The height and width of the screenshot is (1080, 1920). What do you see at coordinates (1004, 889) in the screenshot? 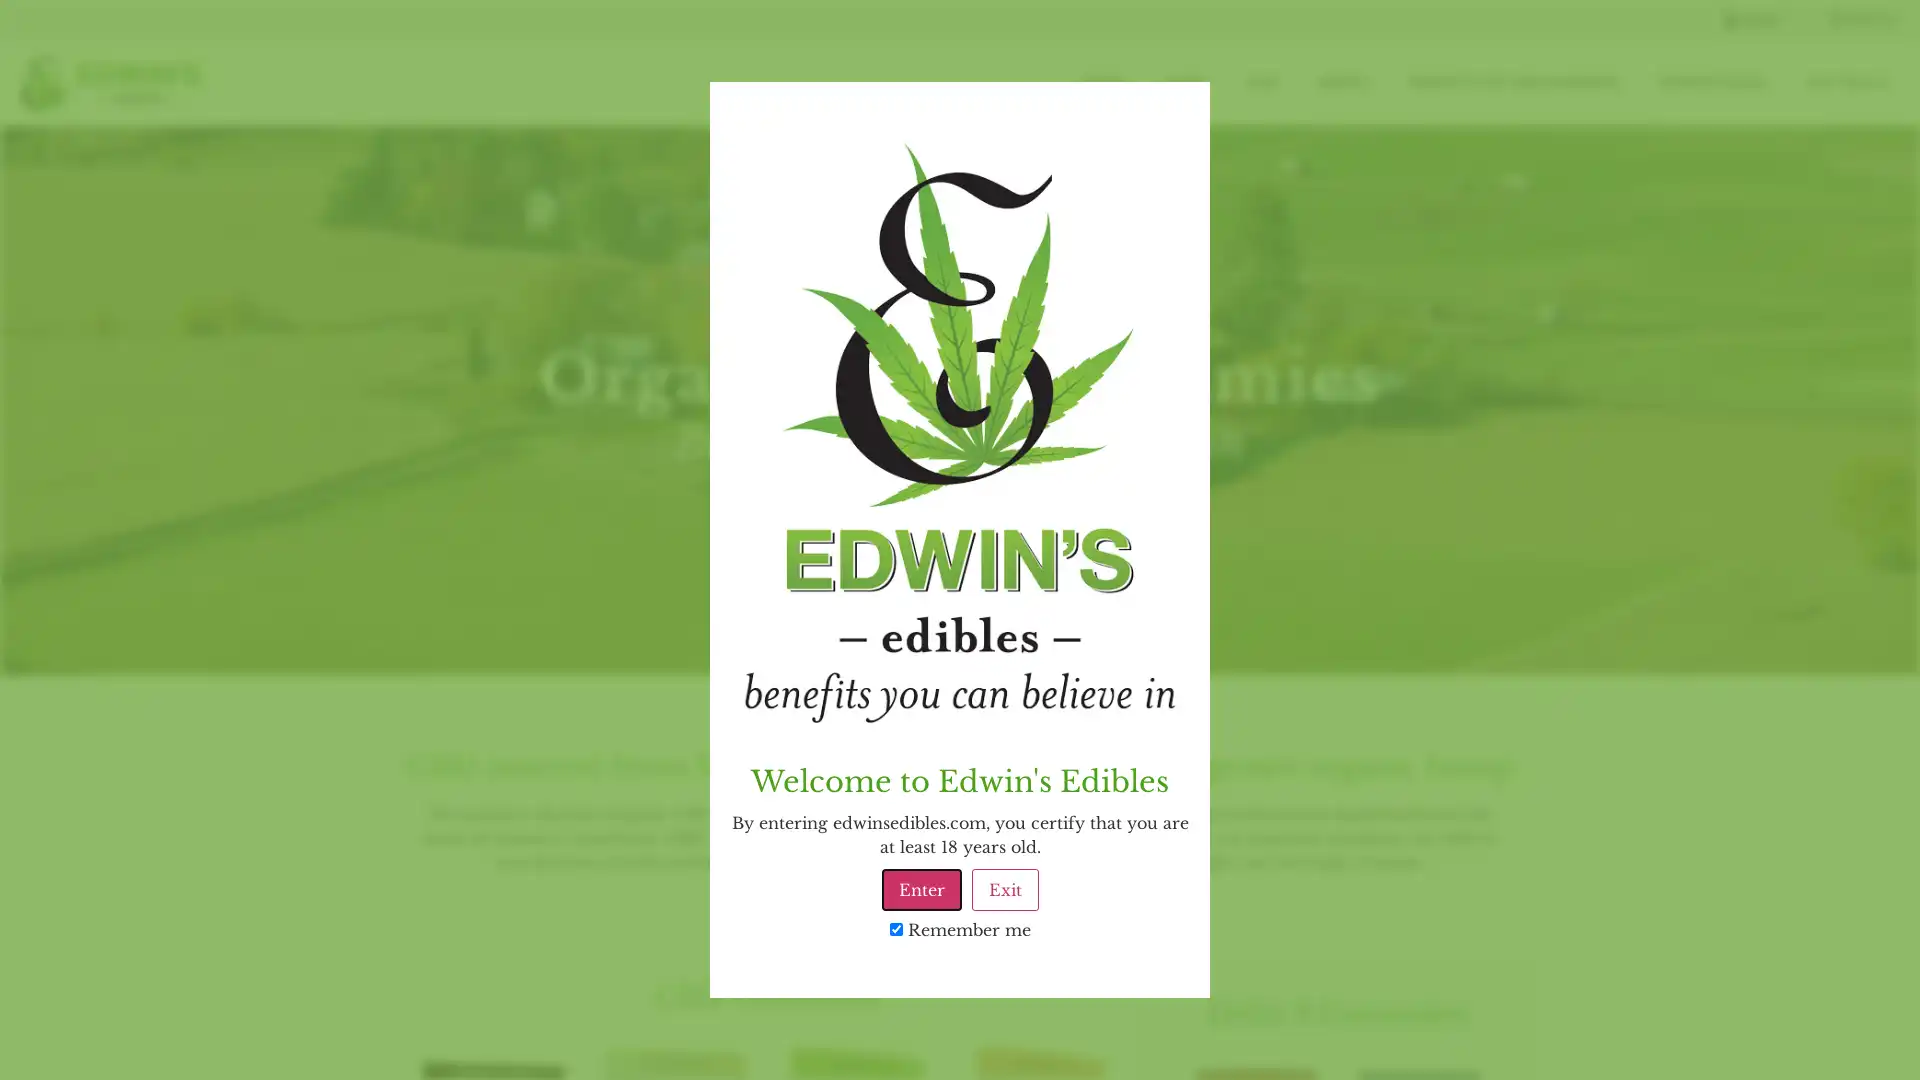
I see `Exit` at bounding box center [1004, 889].